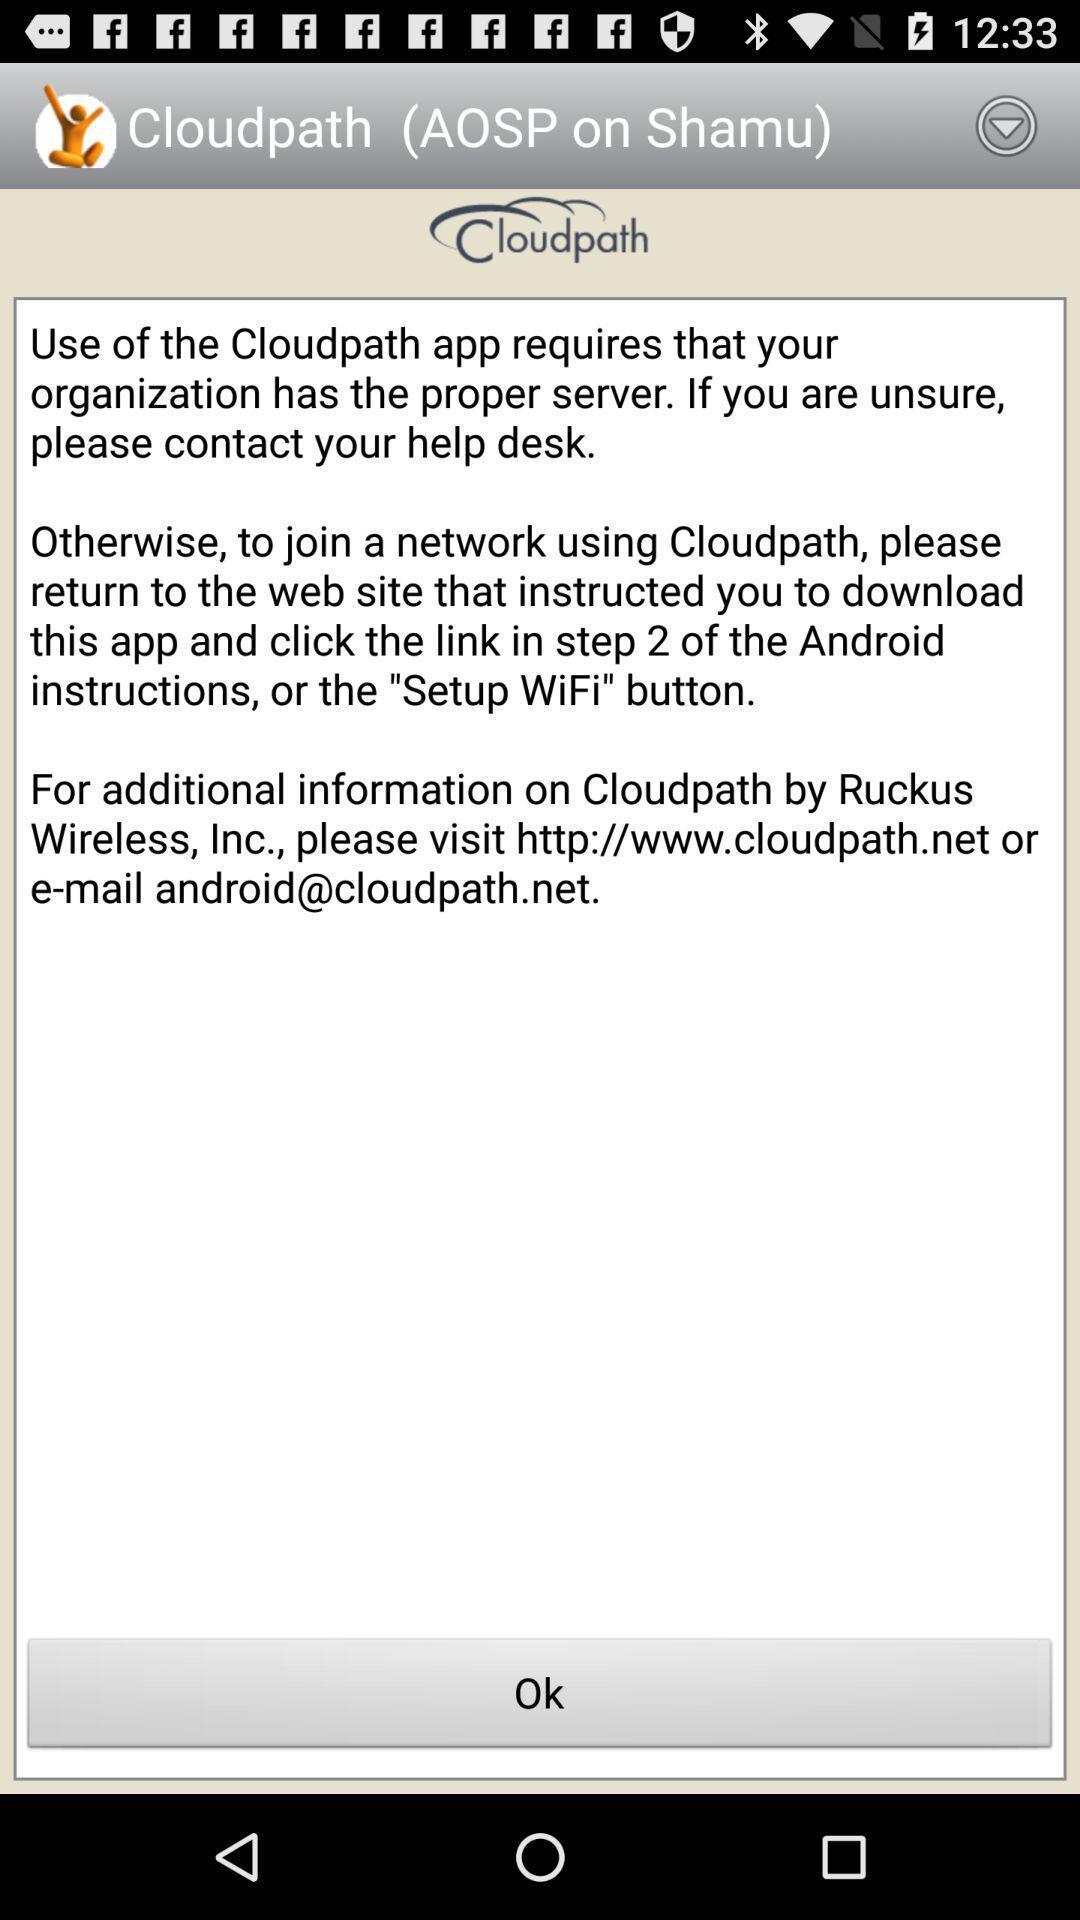 Image resolution: width=1080 pixels, height=1920 pixels. I want to click on app below use of the item, so click(540, 1697).